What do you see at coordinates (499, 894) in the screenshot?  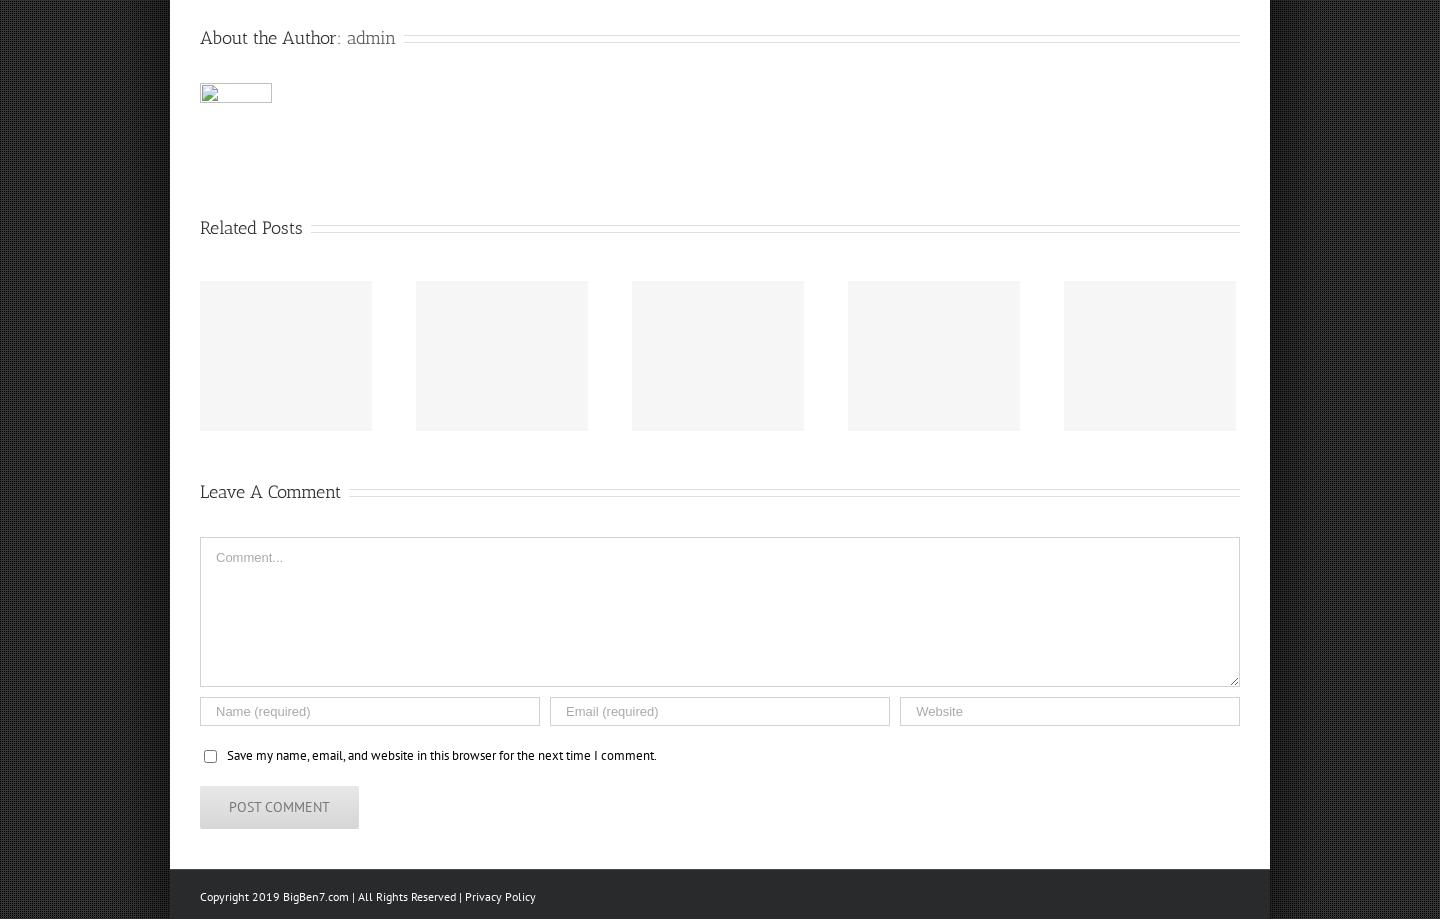 I see `'Privacy Policy'` at bounding box center [499, 894].